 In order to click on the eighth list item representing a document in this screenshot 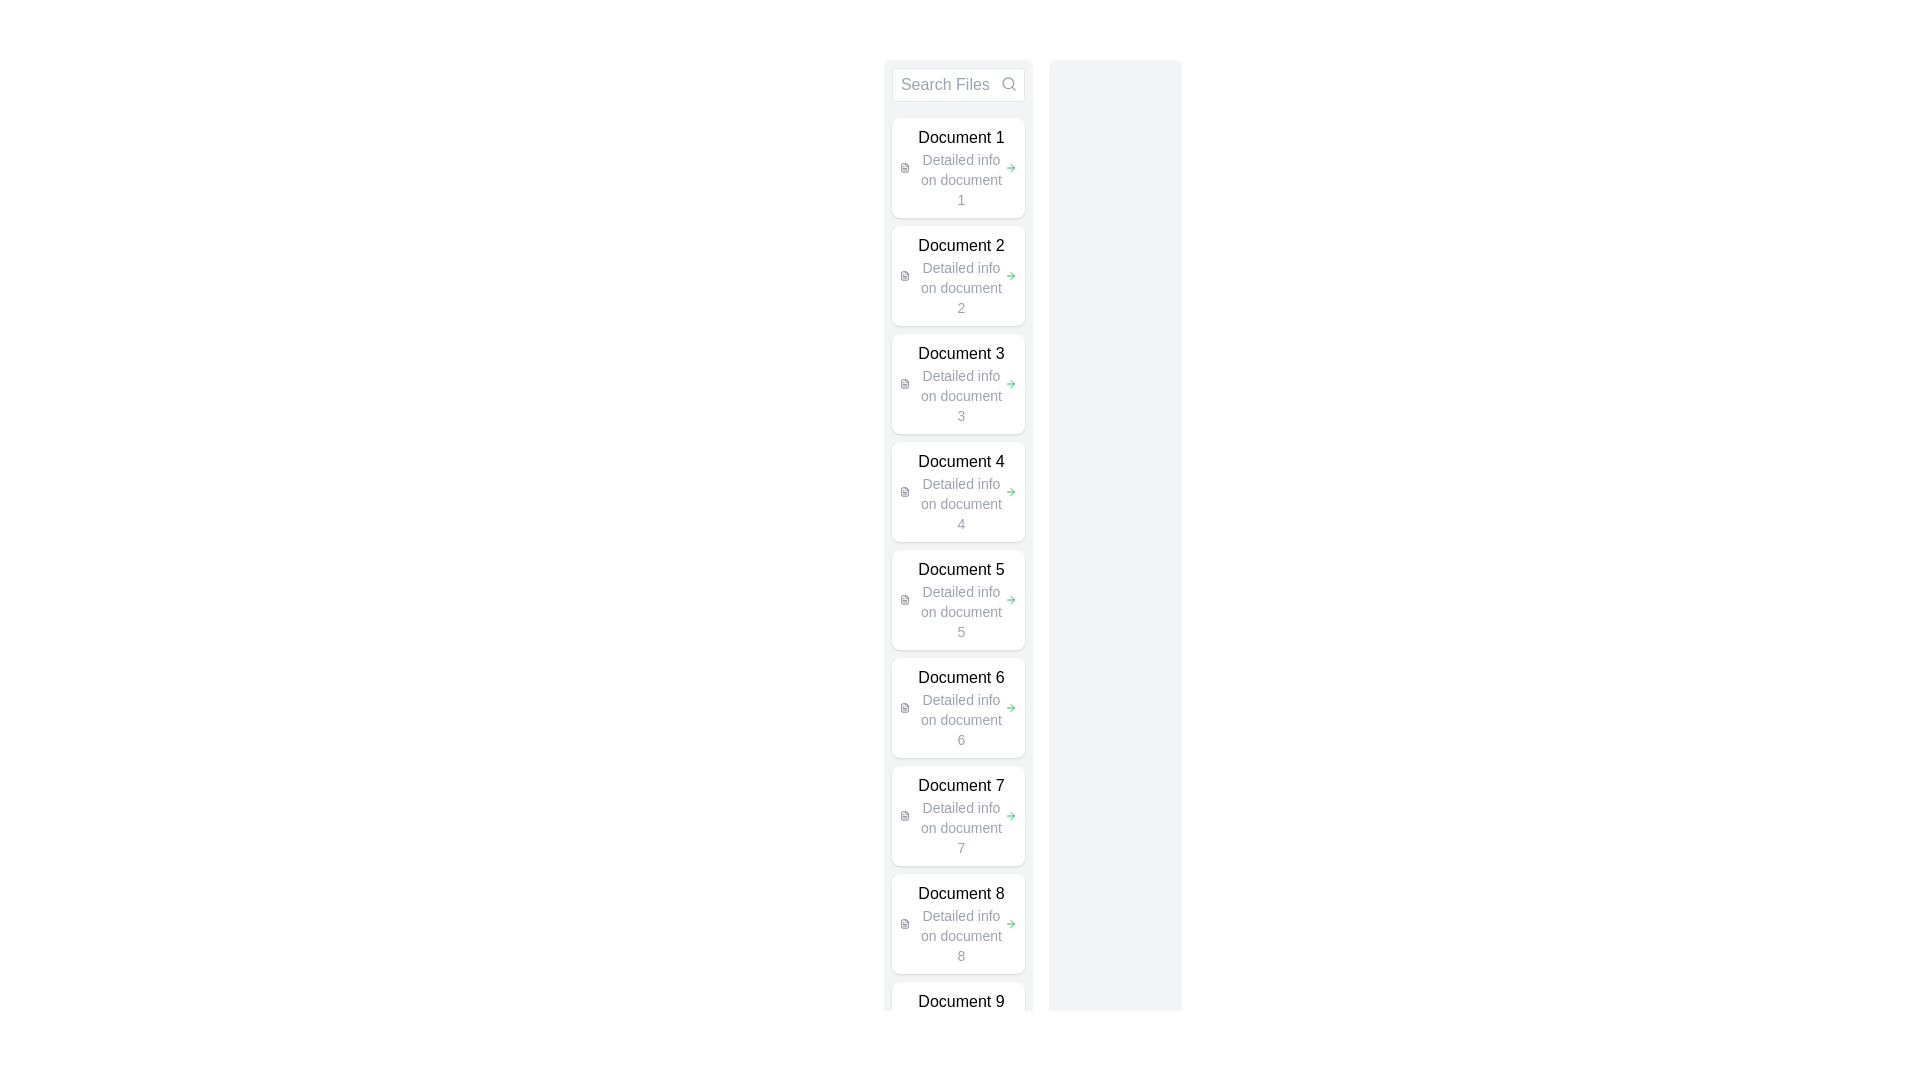, I will do `click(957, 924)`.